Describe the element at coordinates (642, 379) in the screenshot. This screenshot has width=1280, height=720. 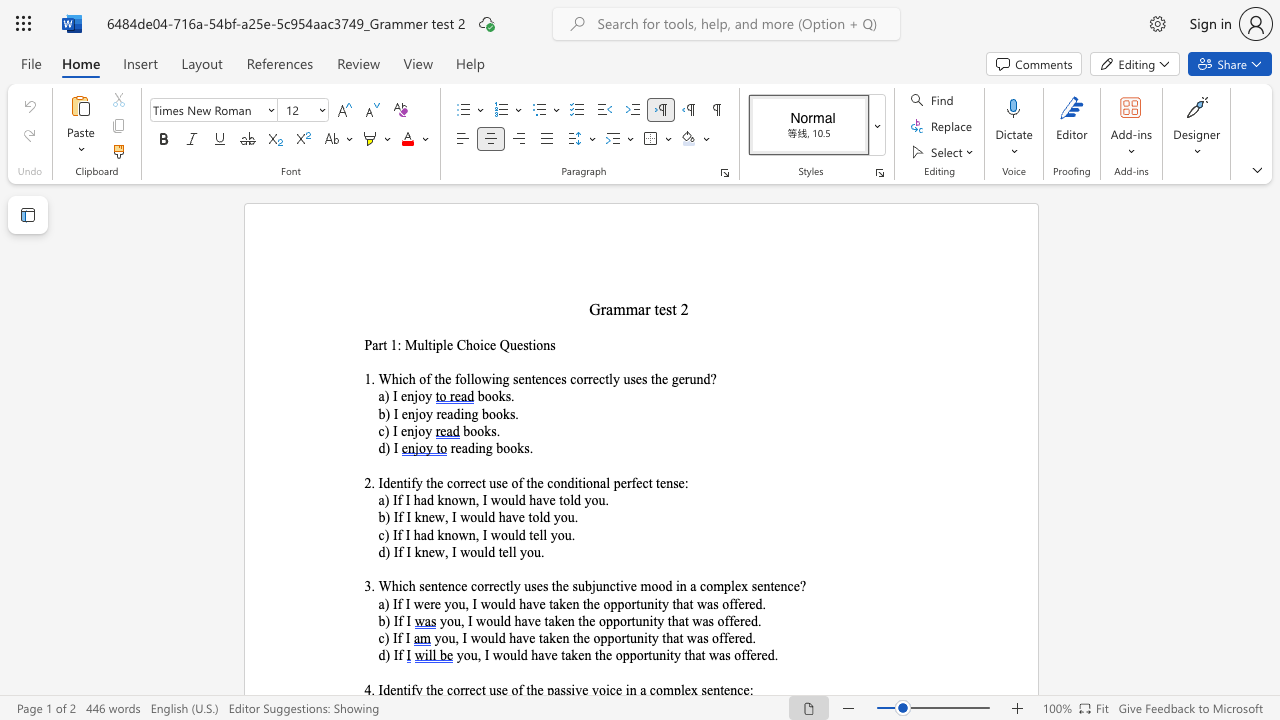
I see `the subset text "s th" within the text "1. Which of the following sentences correctly uses the gerund?"` at that location.